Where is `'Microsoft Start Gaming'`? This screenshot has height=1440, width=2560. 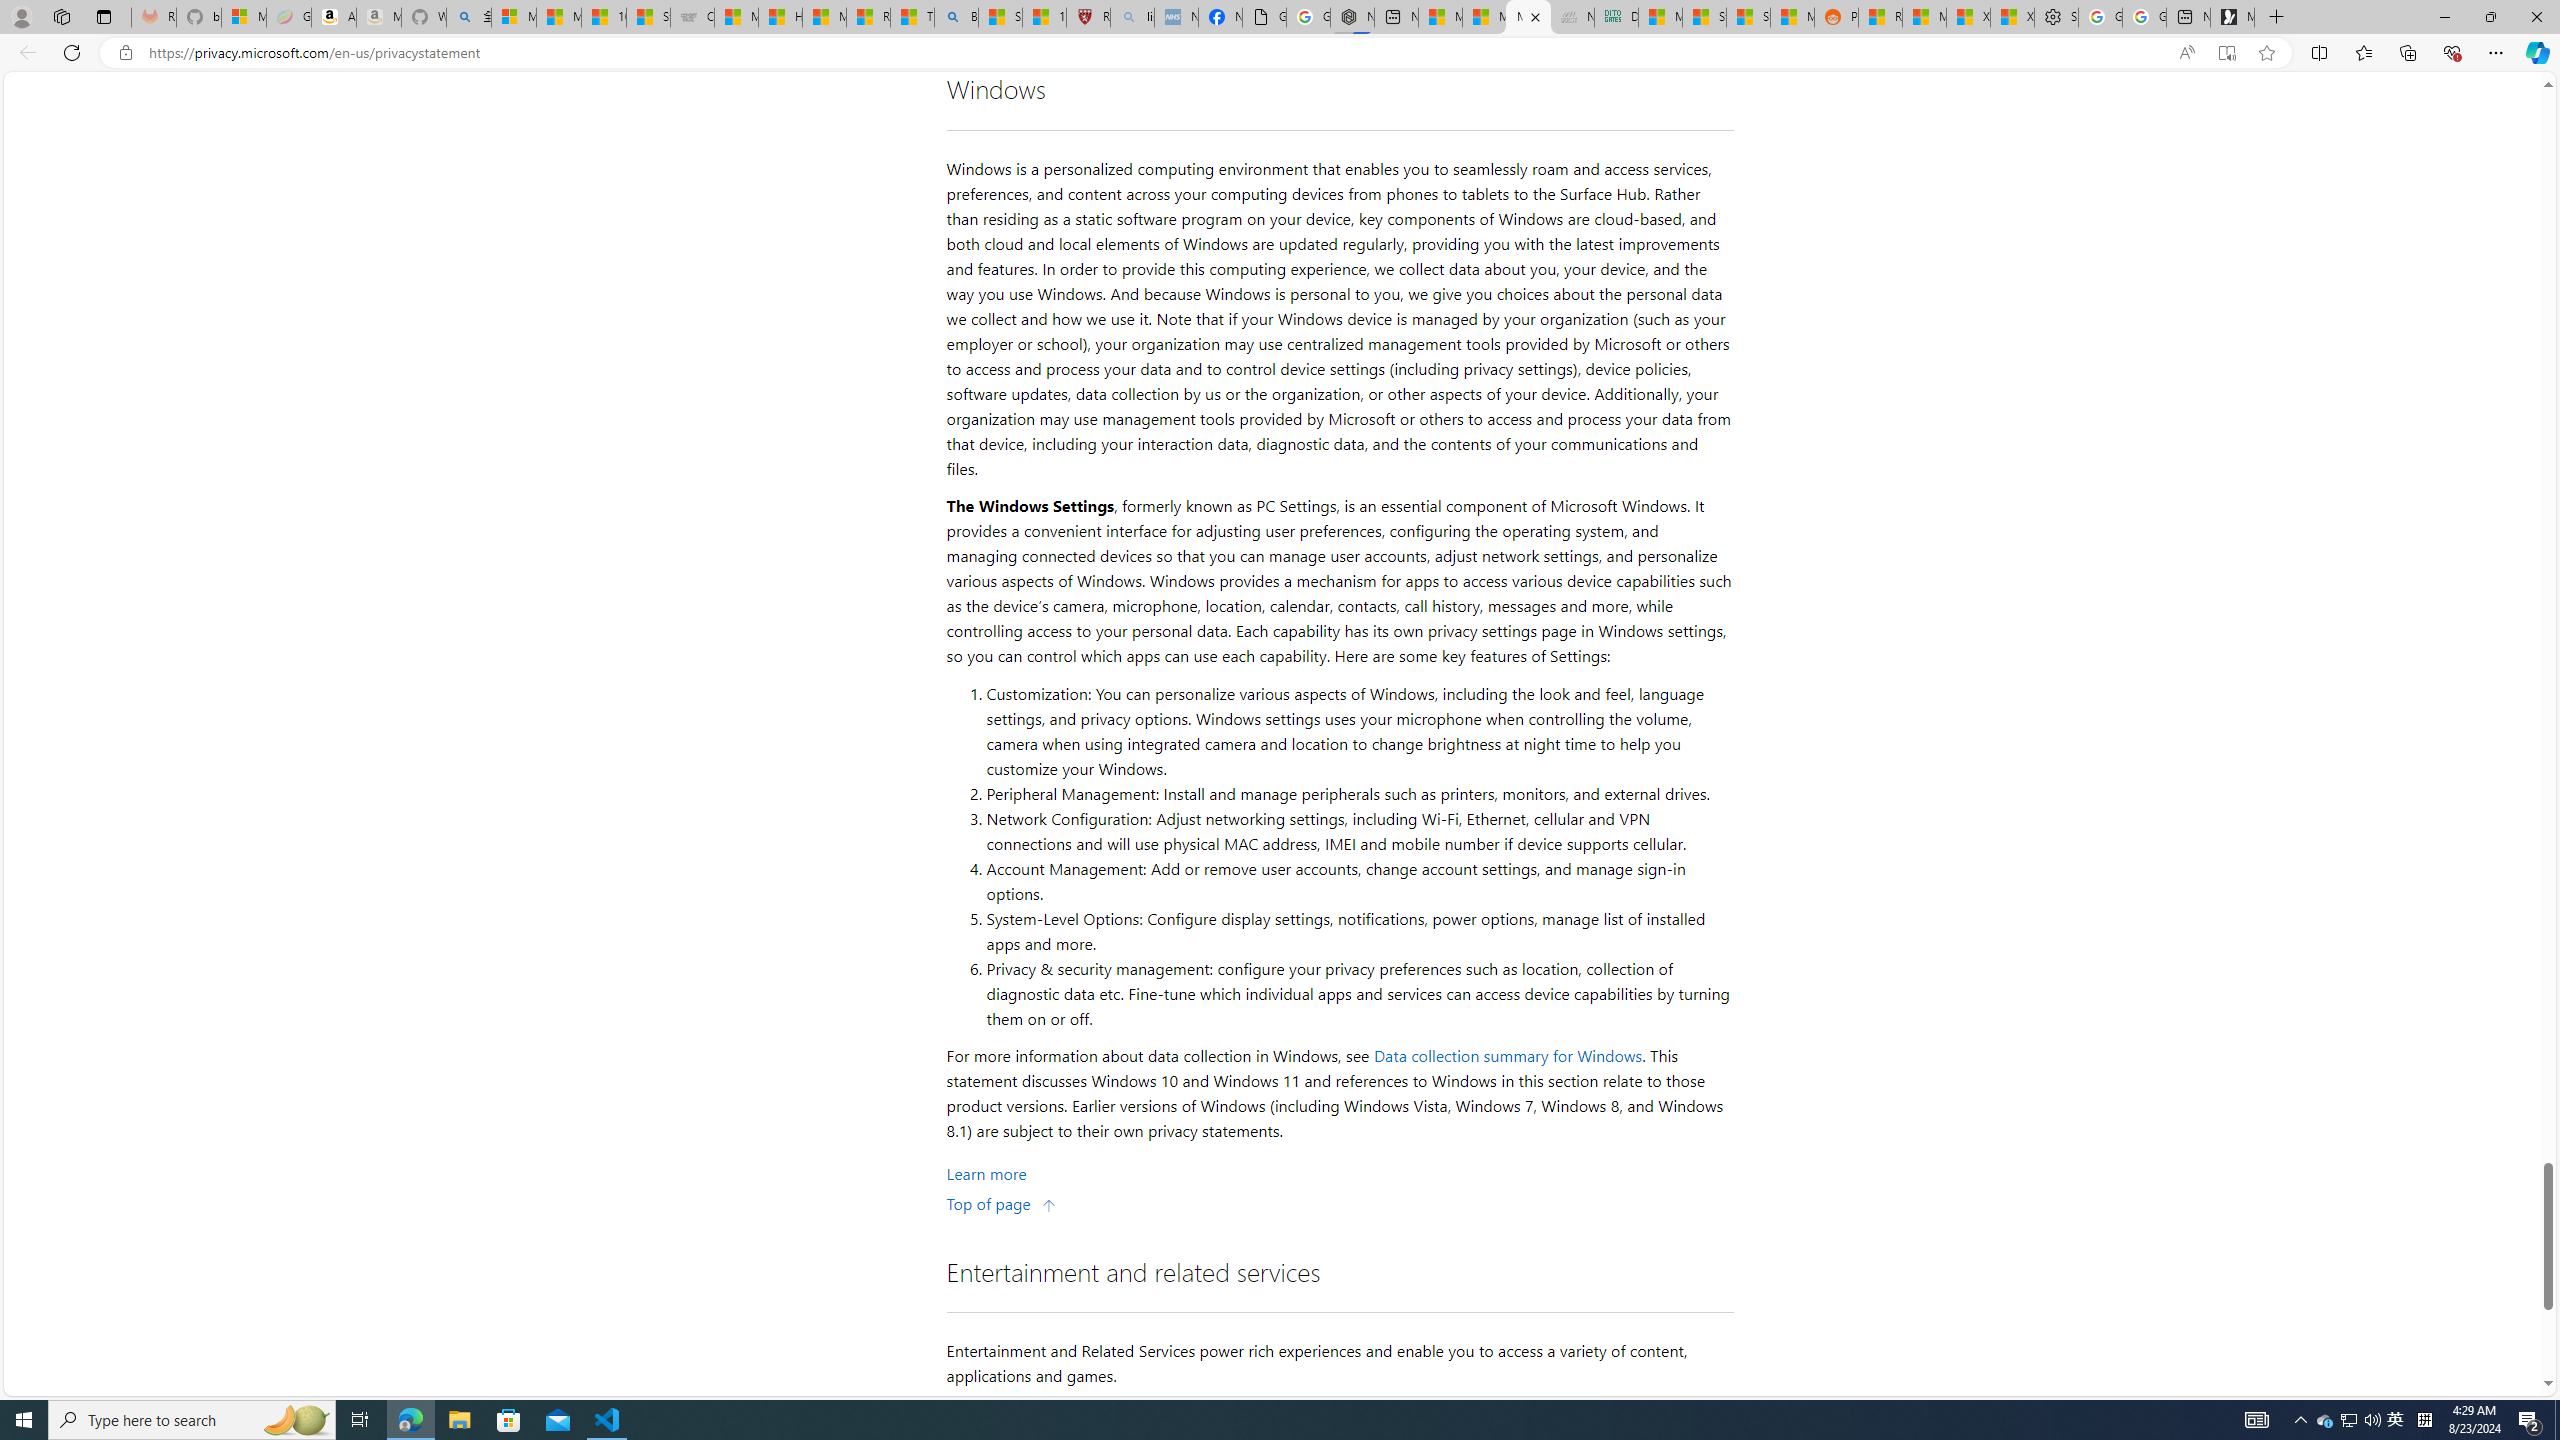 'Microsoft Start Gaming' is located at coordinates (2231, 16).